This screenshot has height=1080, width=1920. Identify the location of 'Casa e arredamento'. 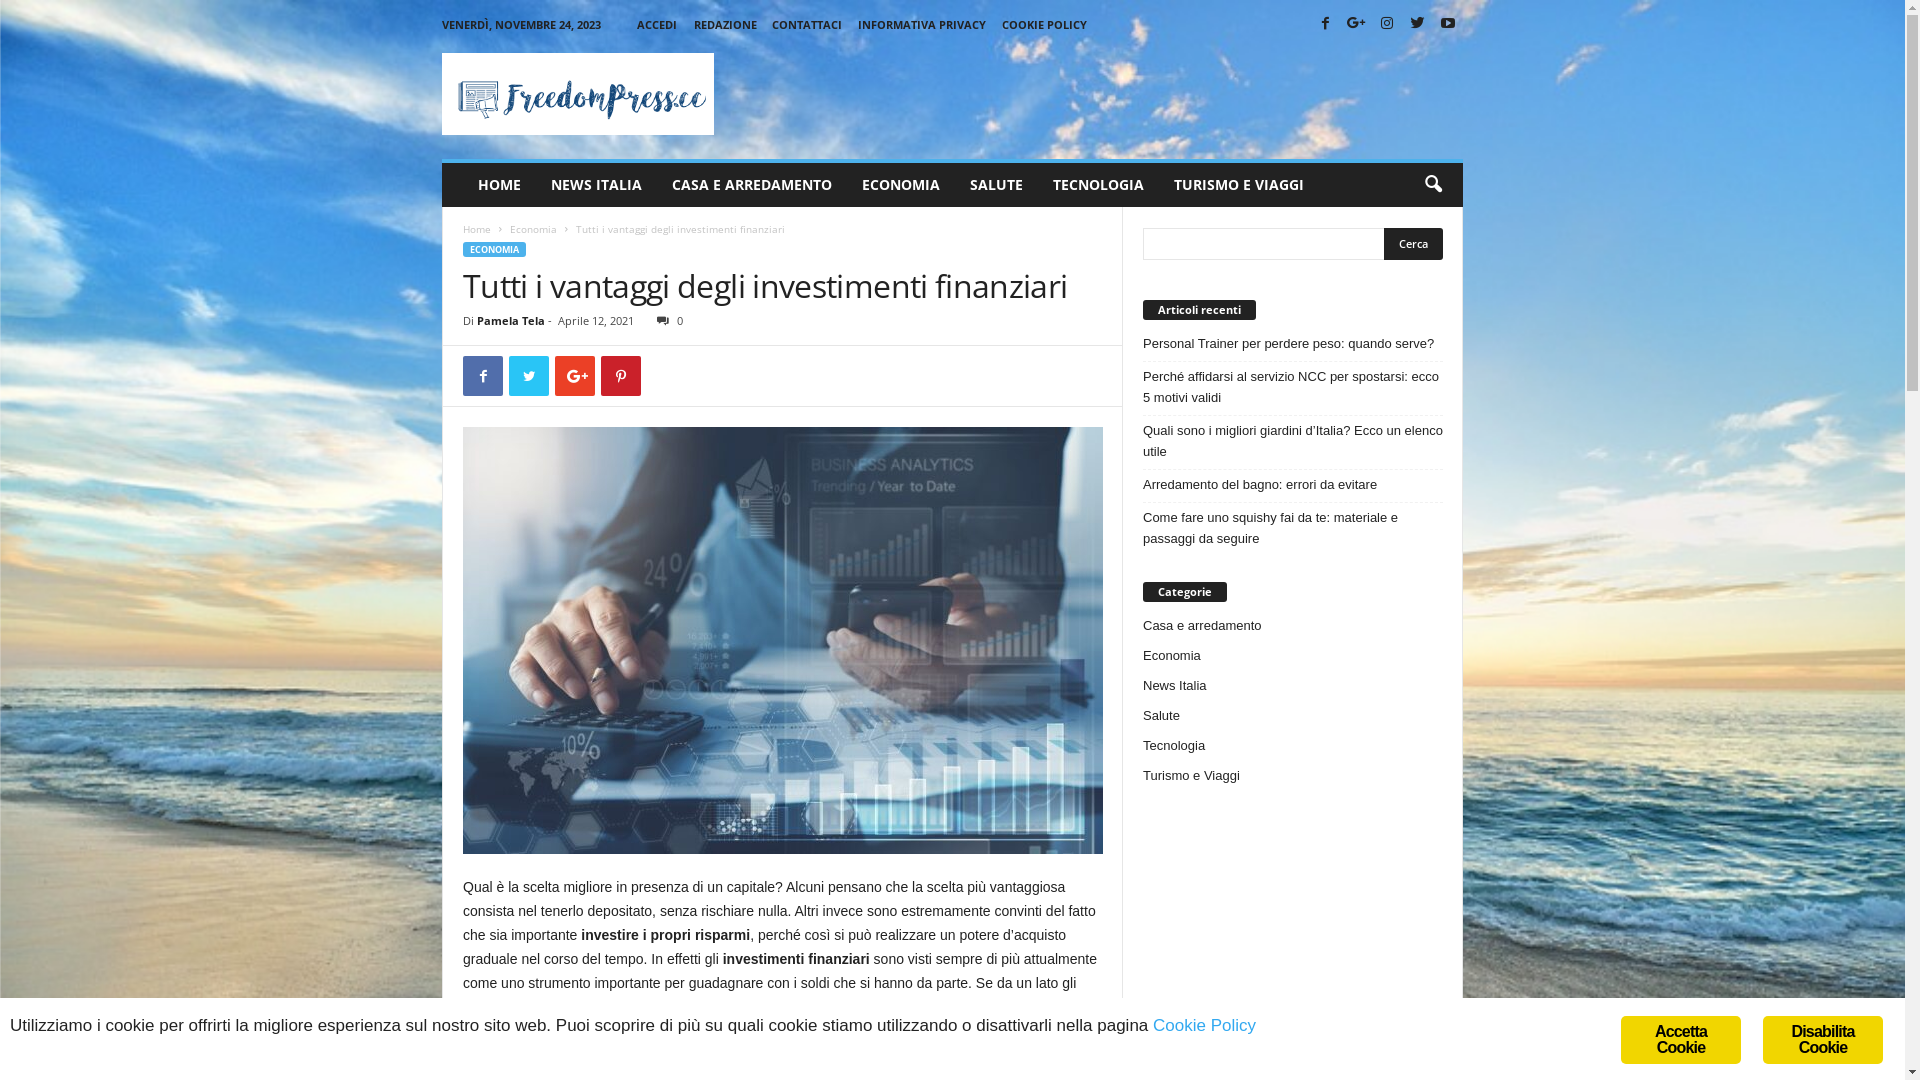
(1201, 624).